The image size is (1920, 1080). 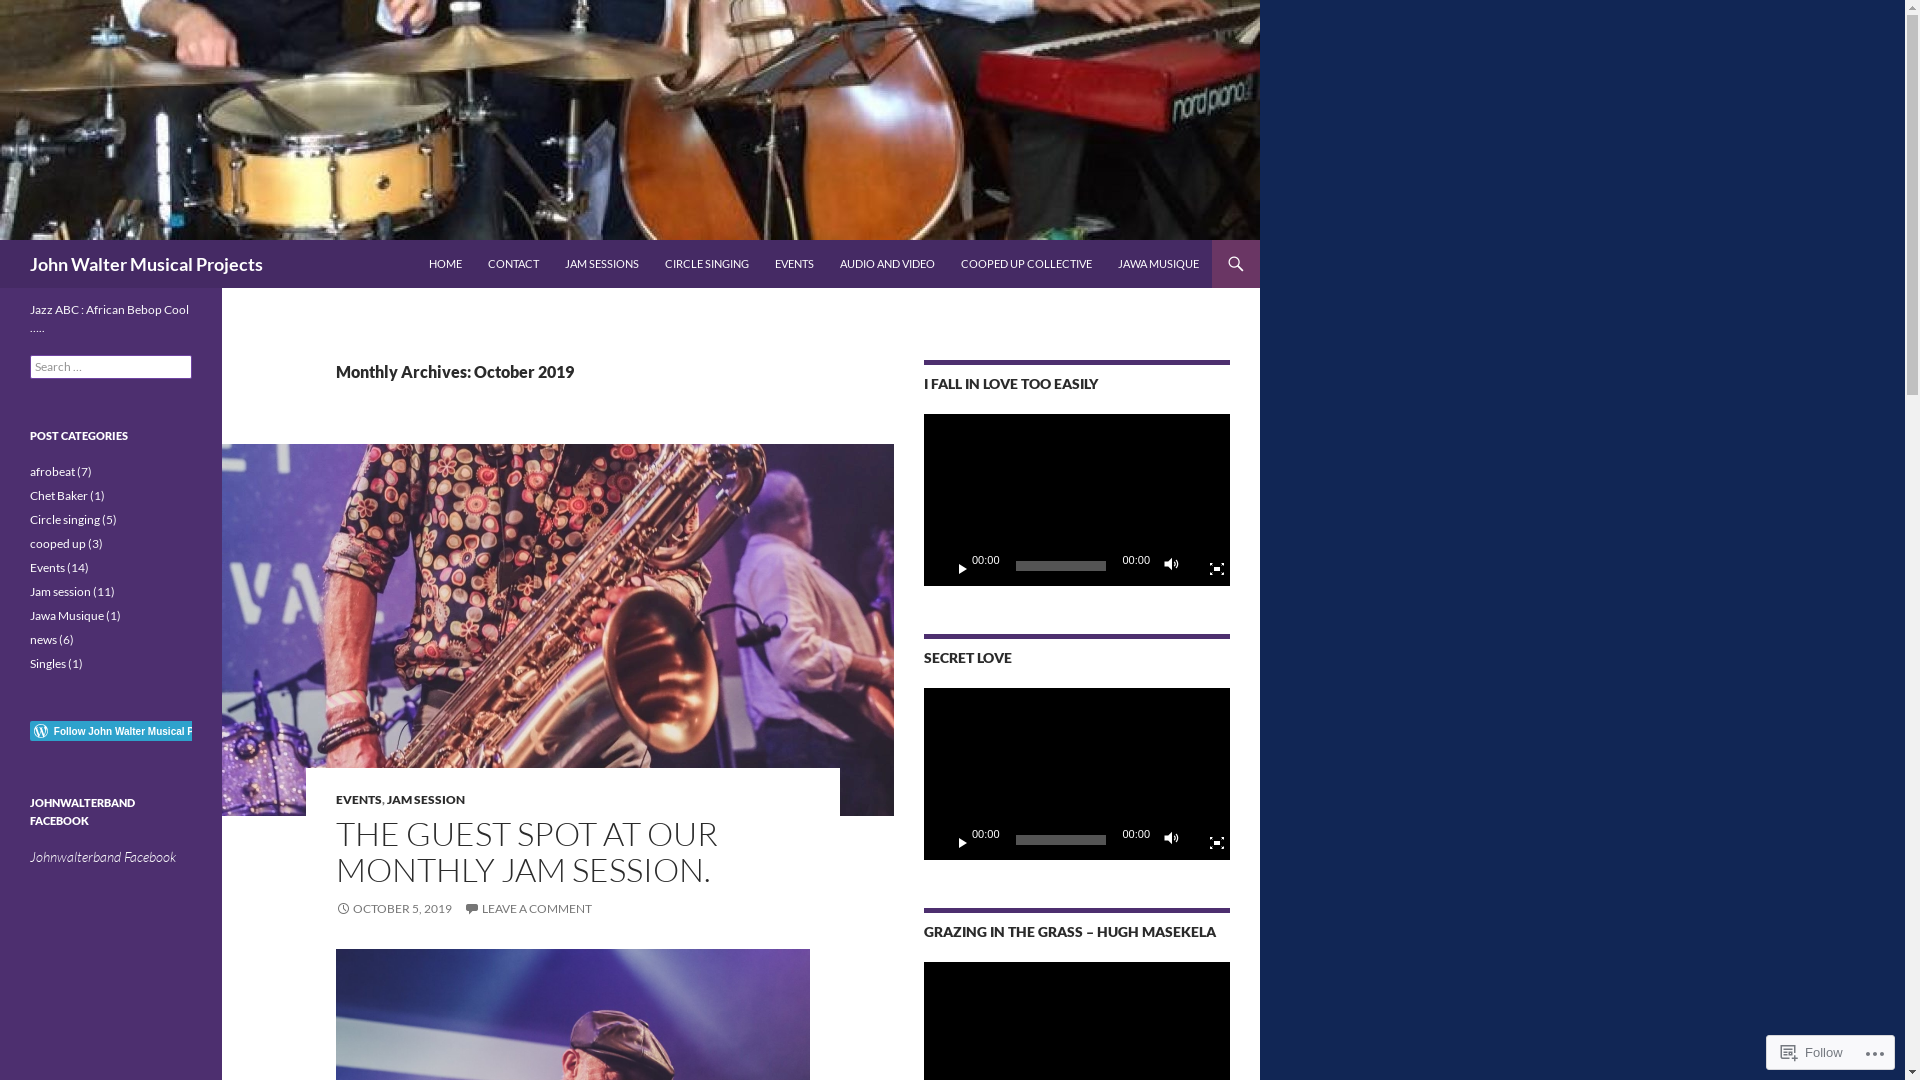 What do you see at coordinates (1772, 1051) in the screenshot?
I see `'Follow'` at bounding box center [1772, 1051].